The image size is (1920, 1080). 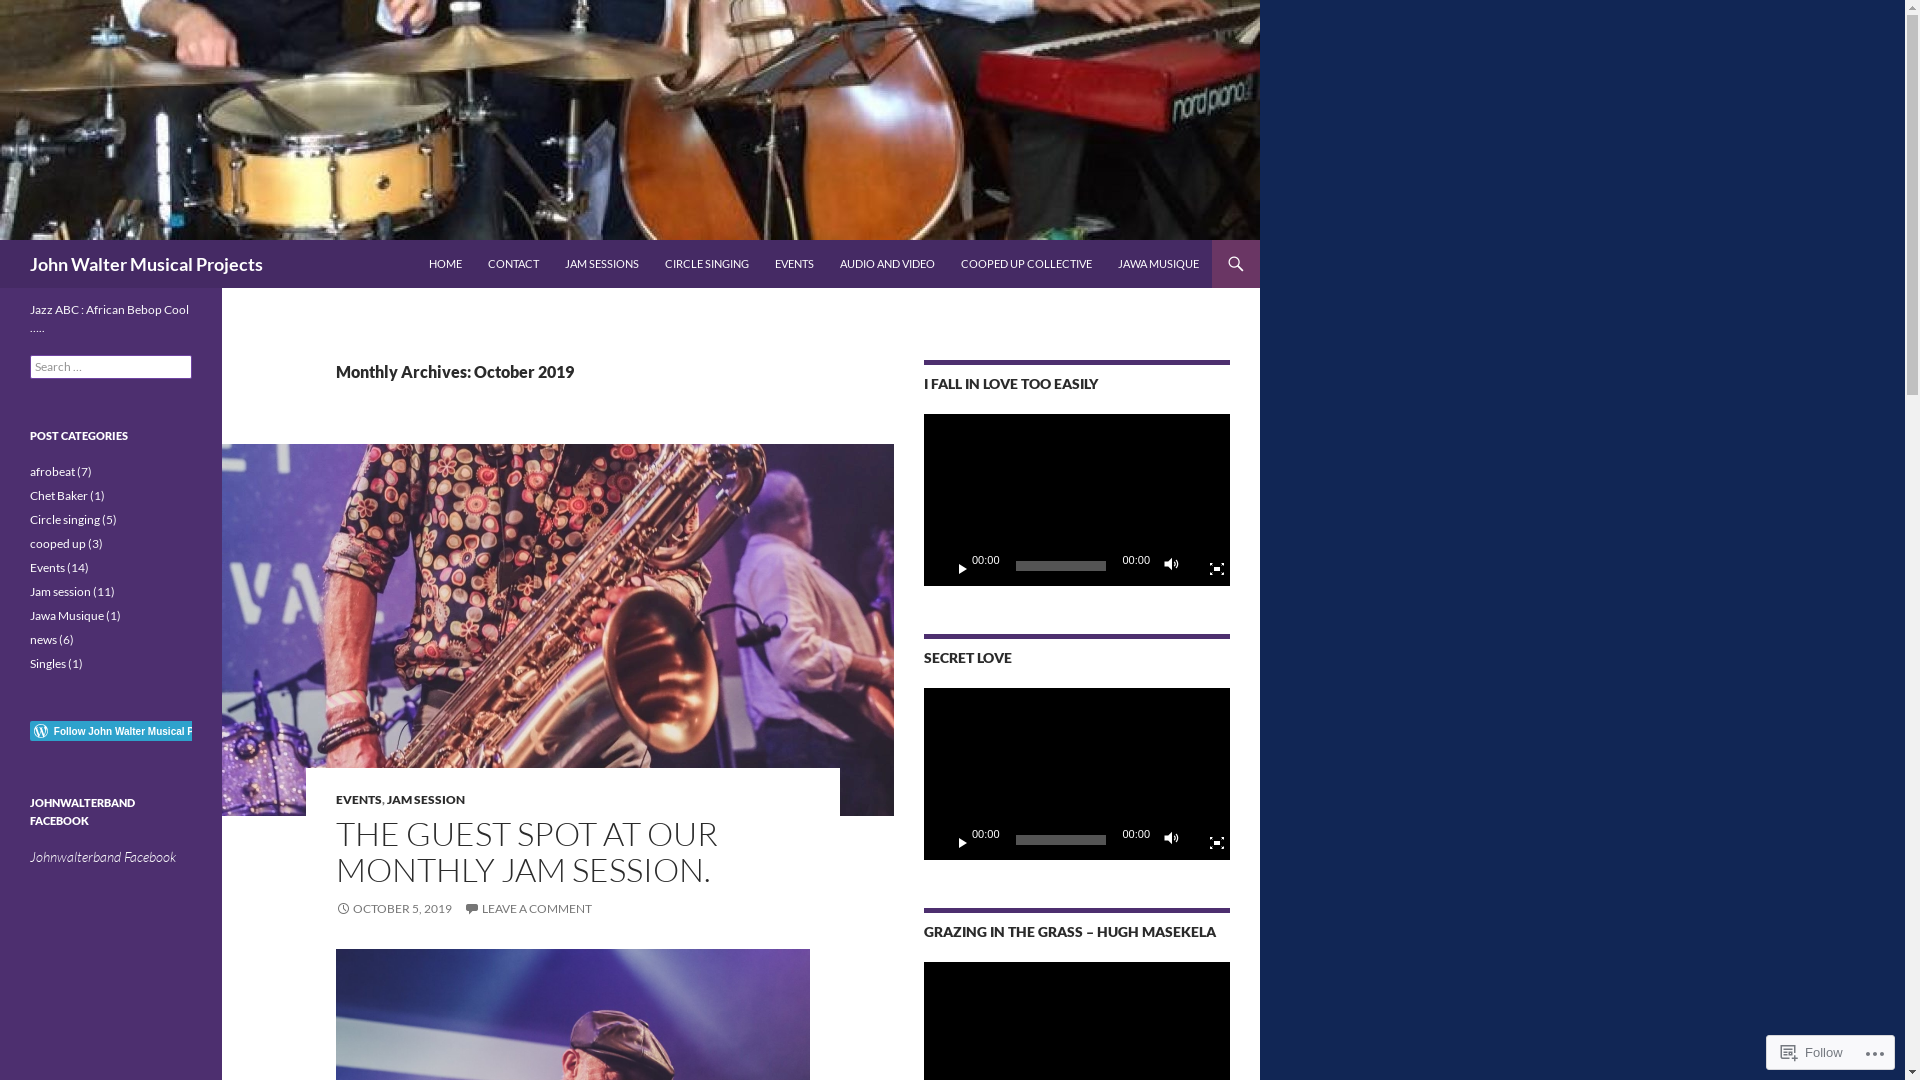 What do you see at coordinates (1772, 1051) in the screenshot?
I see `'Follow'` at bounding box center [1772, 1051].